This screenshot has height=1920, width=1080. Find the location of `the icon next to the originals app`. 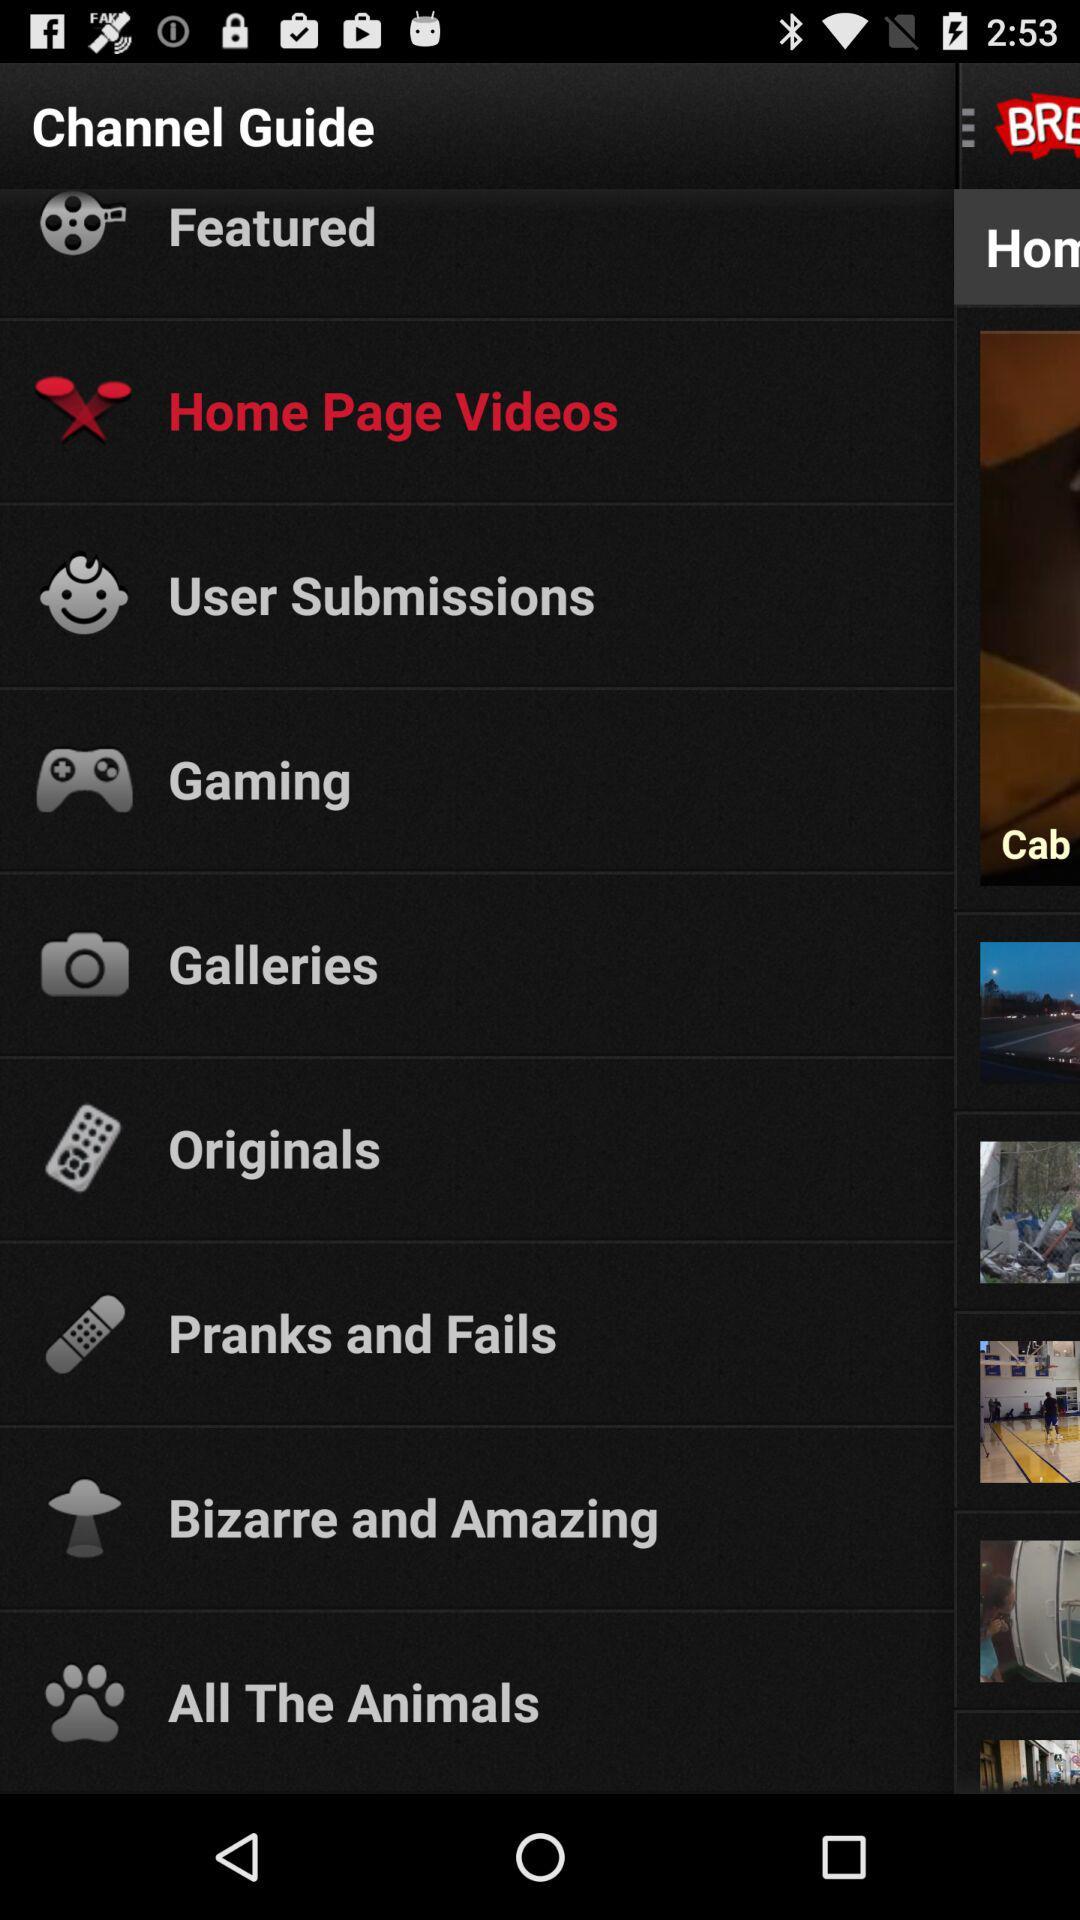

the icon next to the originals app is located at coordinates (1017, 1112).